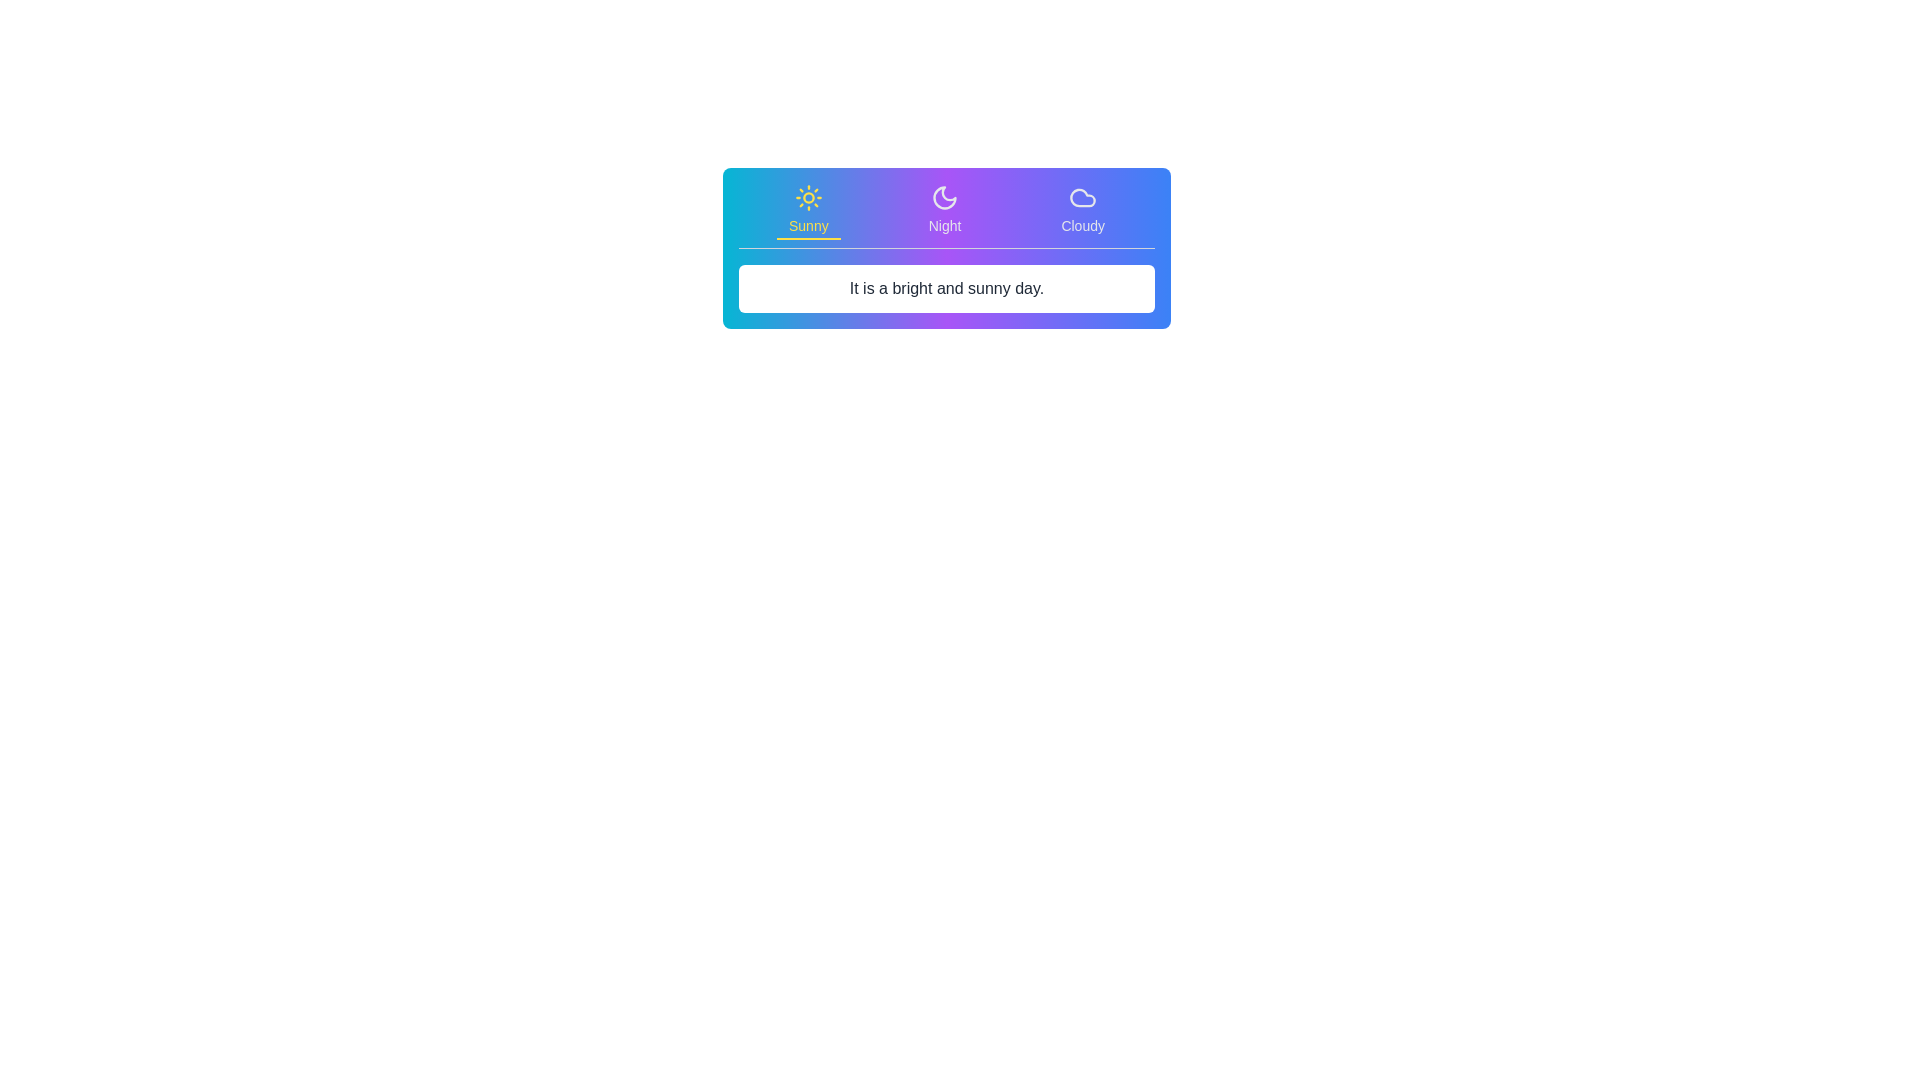 The image size is (1920, 1080). I want to click on the 'Night' mode text label located in the center section of the three-weather-state options, positioned beneath a moon icon, so click(944, 225).